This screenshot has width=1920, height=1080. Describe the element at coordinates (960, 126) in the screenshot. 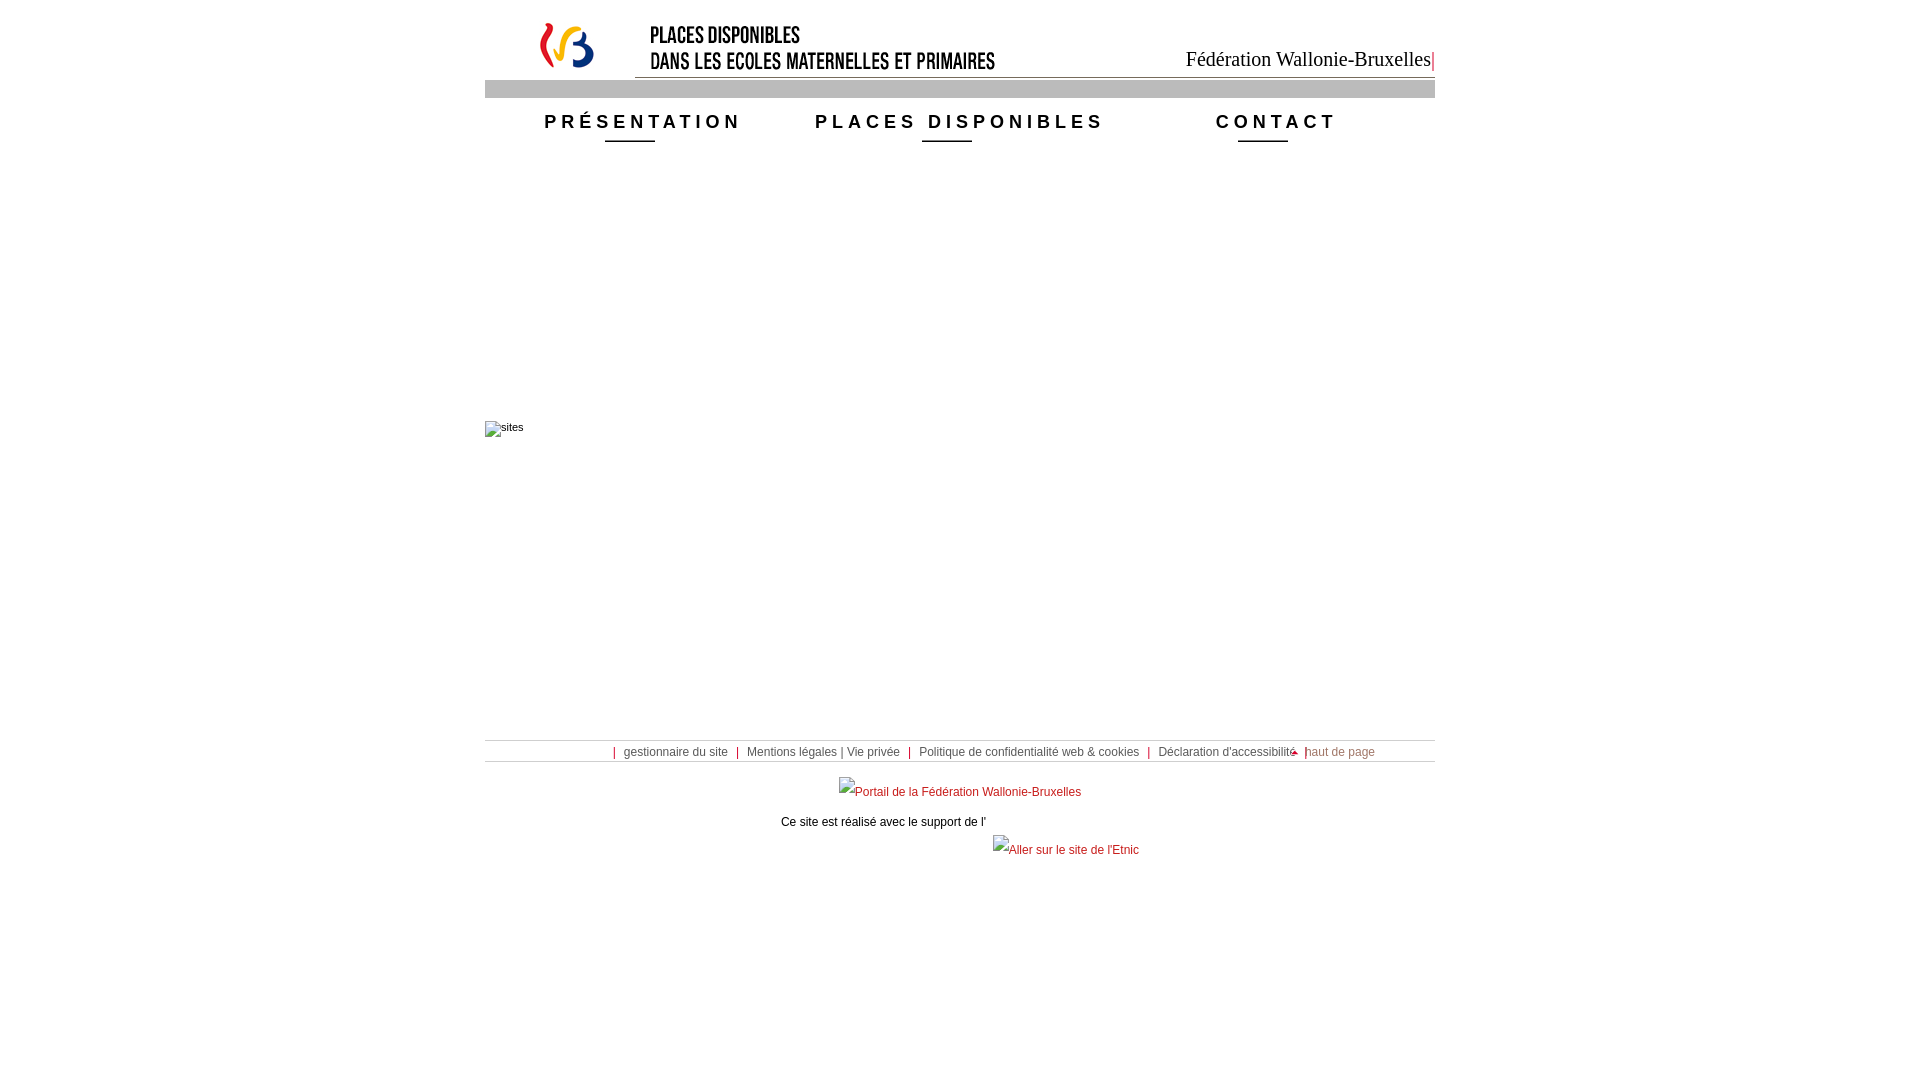

I see `'PLACES DISPONIBLES'` at that location.